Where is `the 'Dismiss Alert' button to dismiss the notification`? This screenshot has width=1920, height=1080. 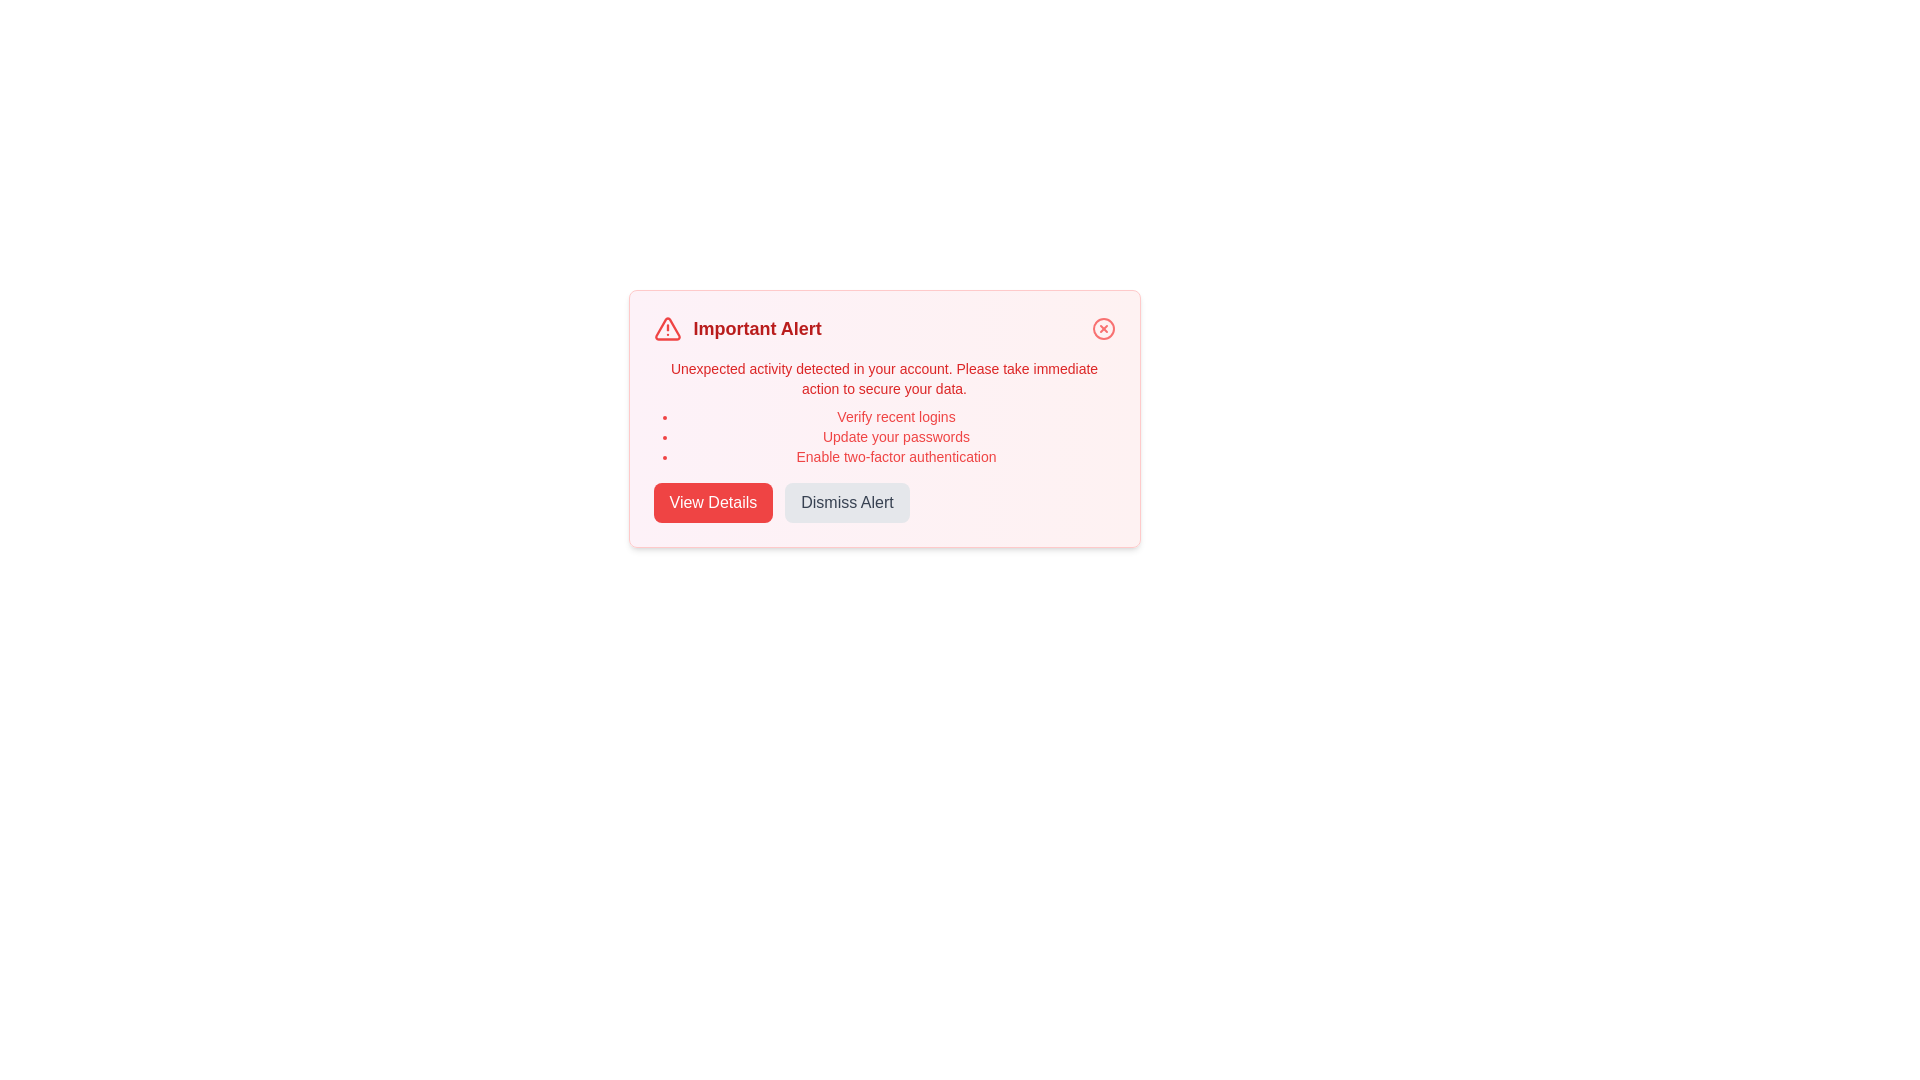
the 'Dismiss Alert' button to dismiss the notification is located at coordinates (847, 501).